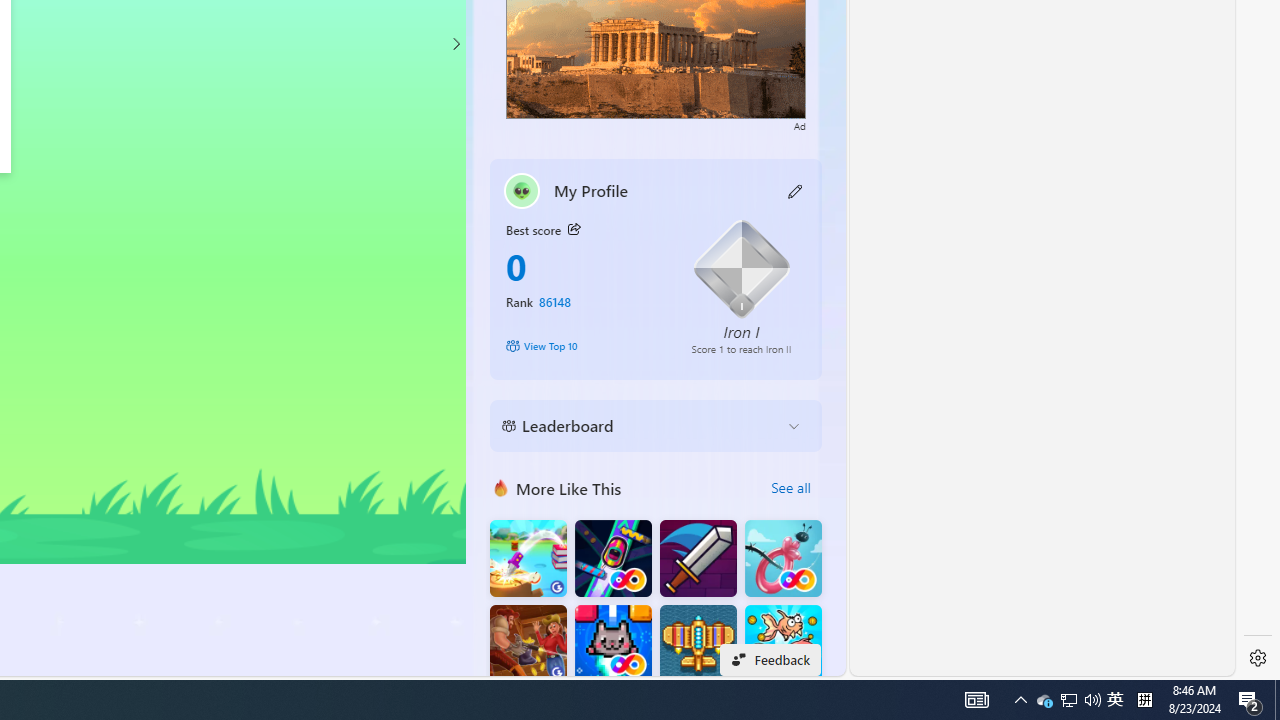 Image resolution: width=1280 pixels, height=720 pixels. What do you see at coordinates (640, 424) in the screenshot?
I see `'Leaderboard'` at bounding box center [640, 424].